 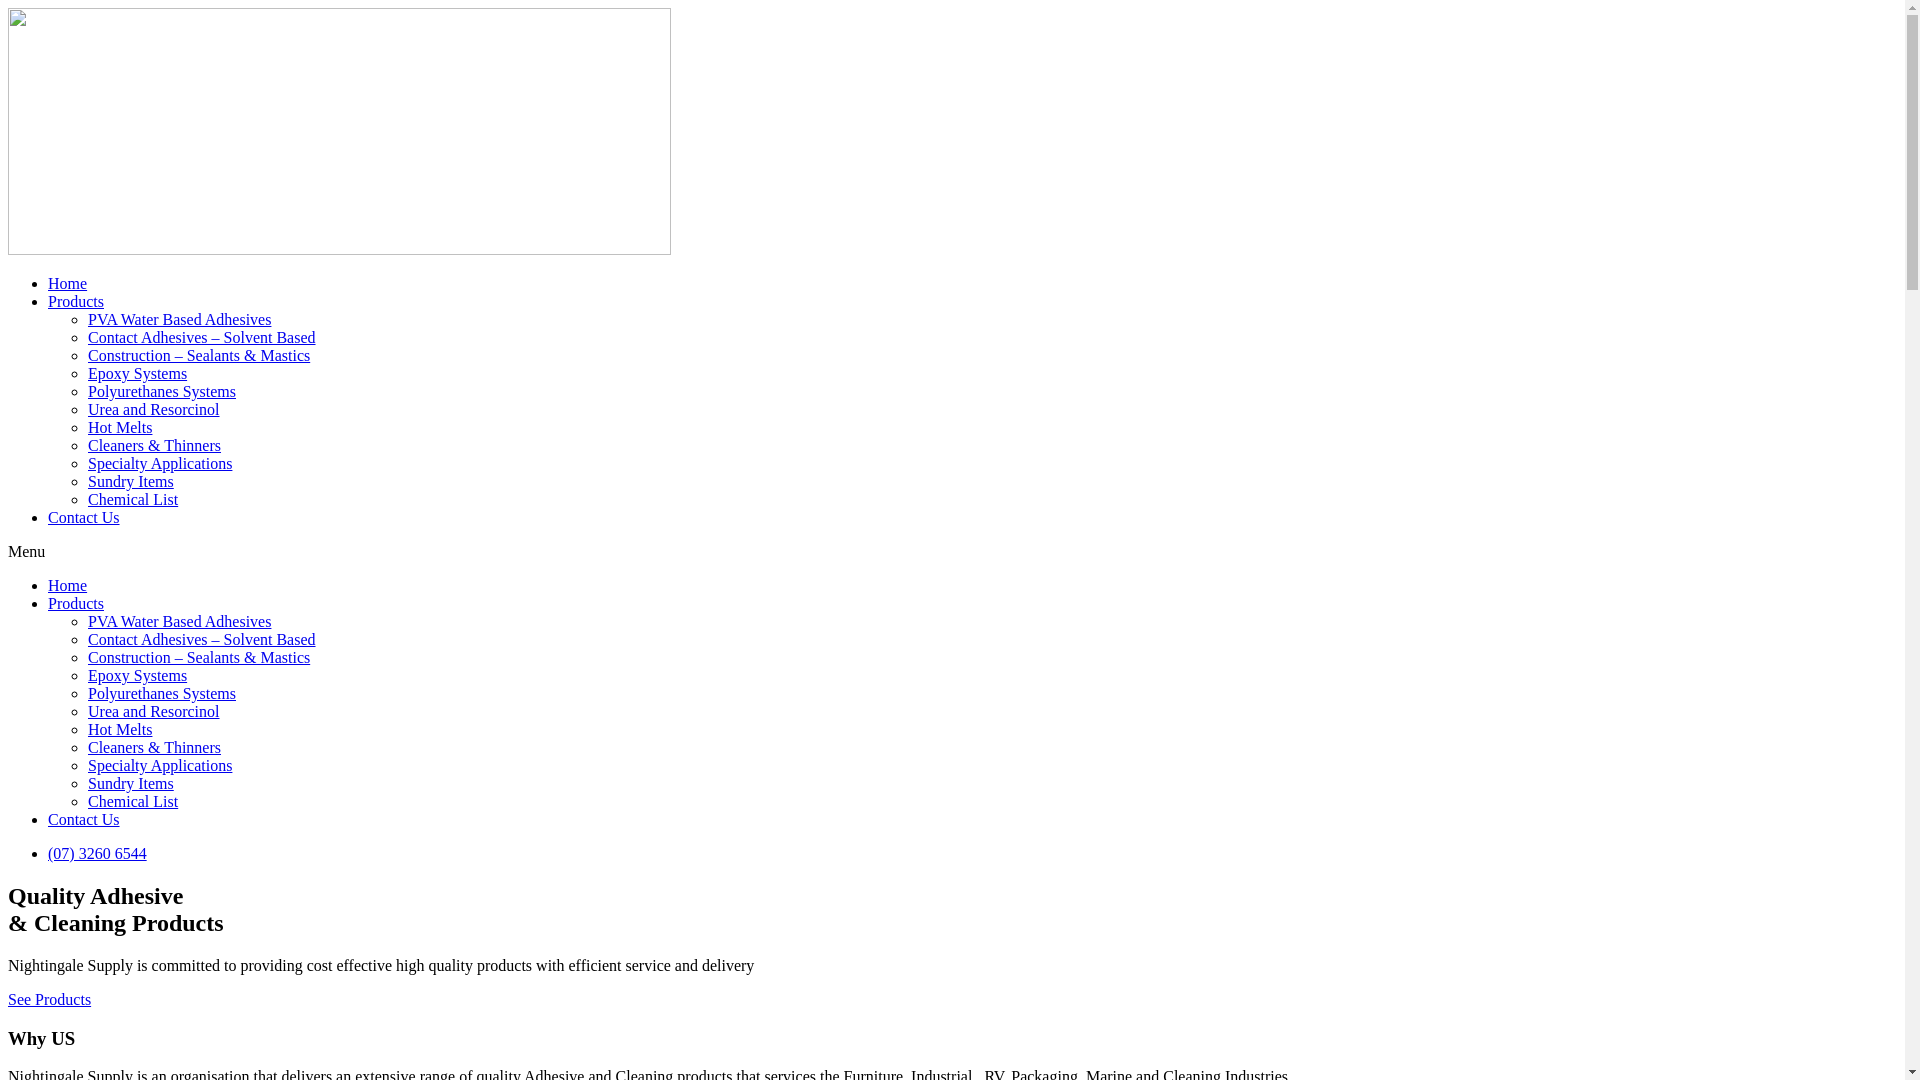 I want to click on 'Chemical List', so click(x=132, y=498).